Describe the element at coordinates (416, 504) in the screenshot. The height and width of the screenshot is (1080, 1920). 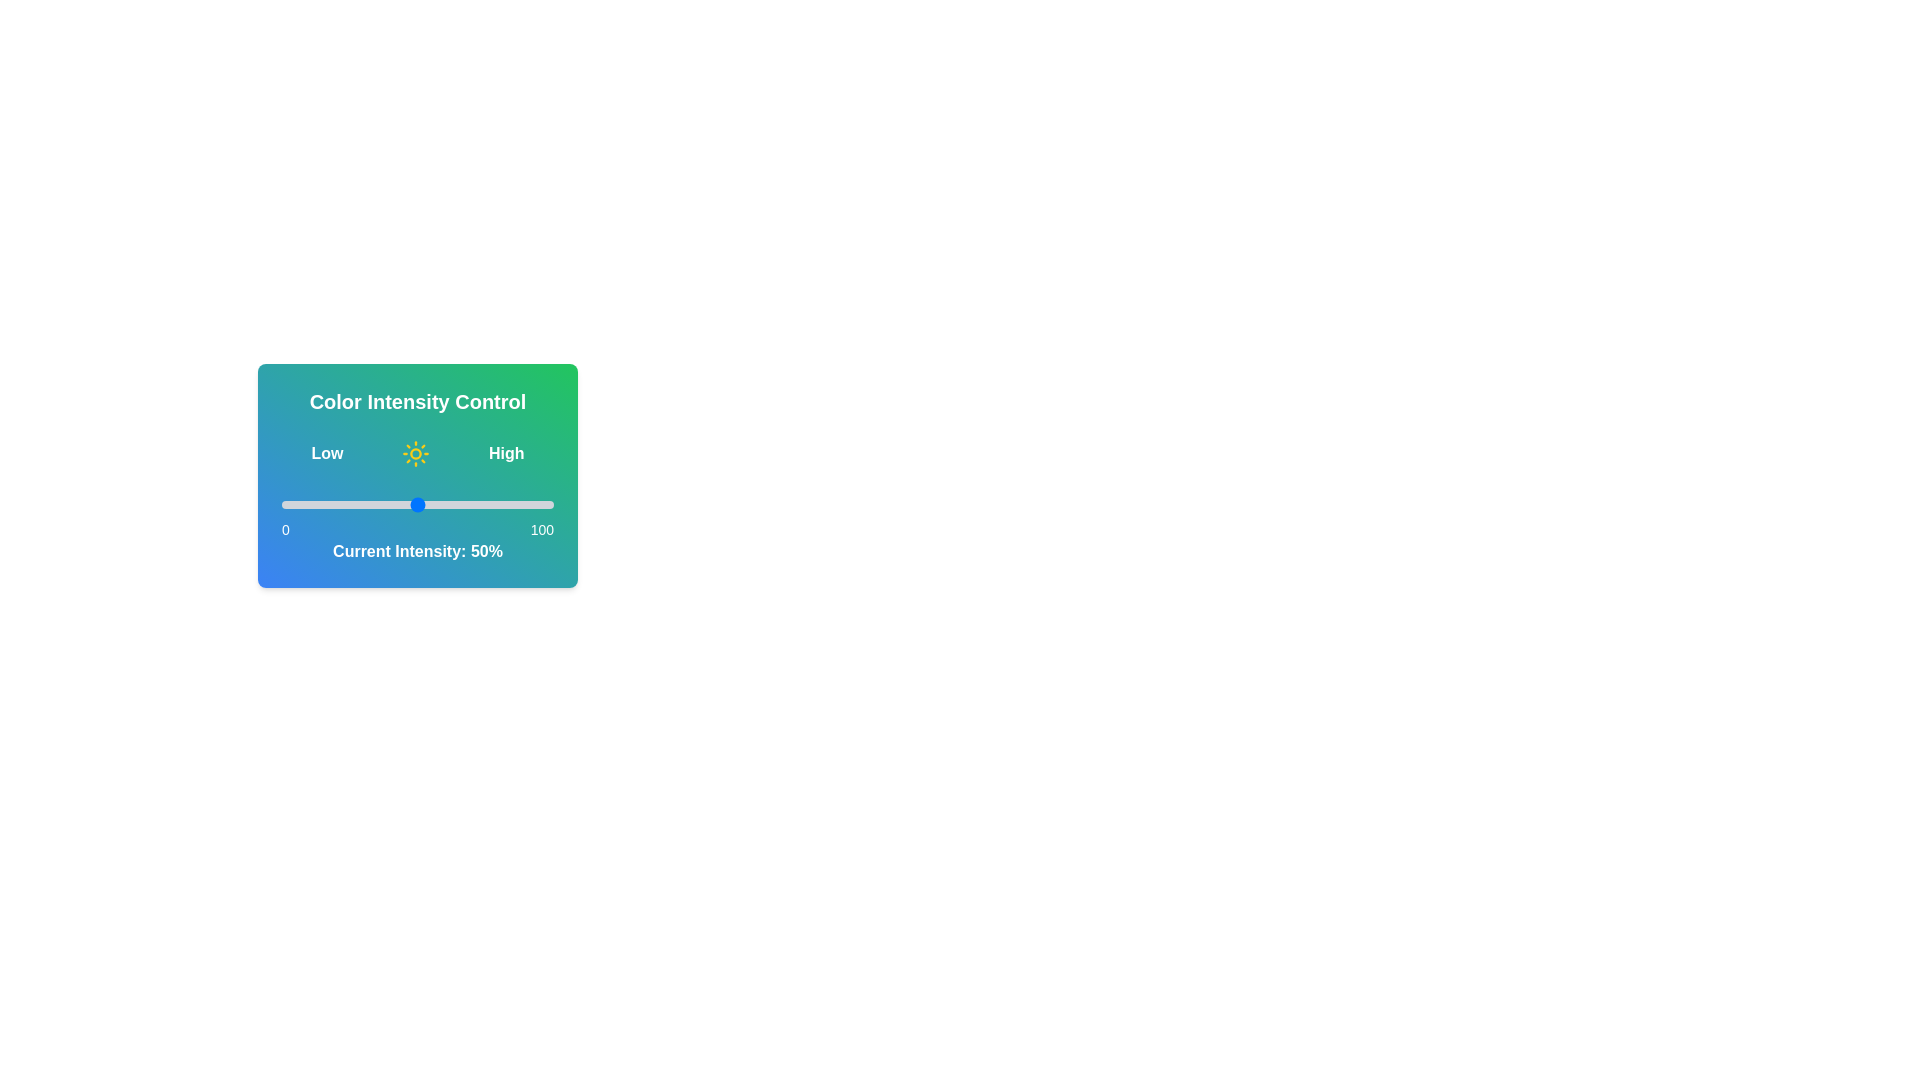
I see `the color intensity` at that location.